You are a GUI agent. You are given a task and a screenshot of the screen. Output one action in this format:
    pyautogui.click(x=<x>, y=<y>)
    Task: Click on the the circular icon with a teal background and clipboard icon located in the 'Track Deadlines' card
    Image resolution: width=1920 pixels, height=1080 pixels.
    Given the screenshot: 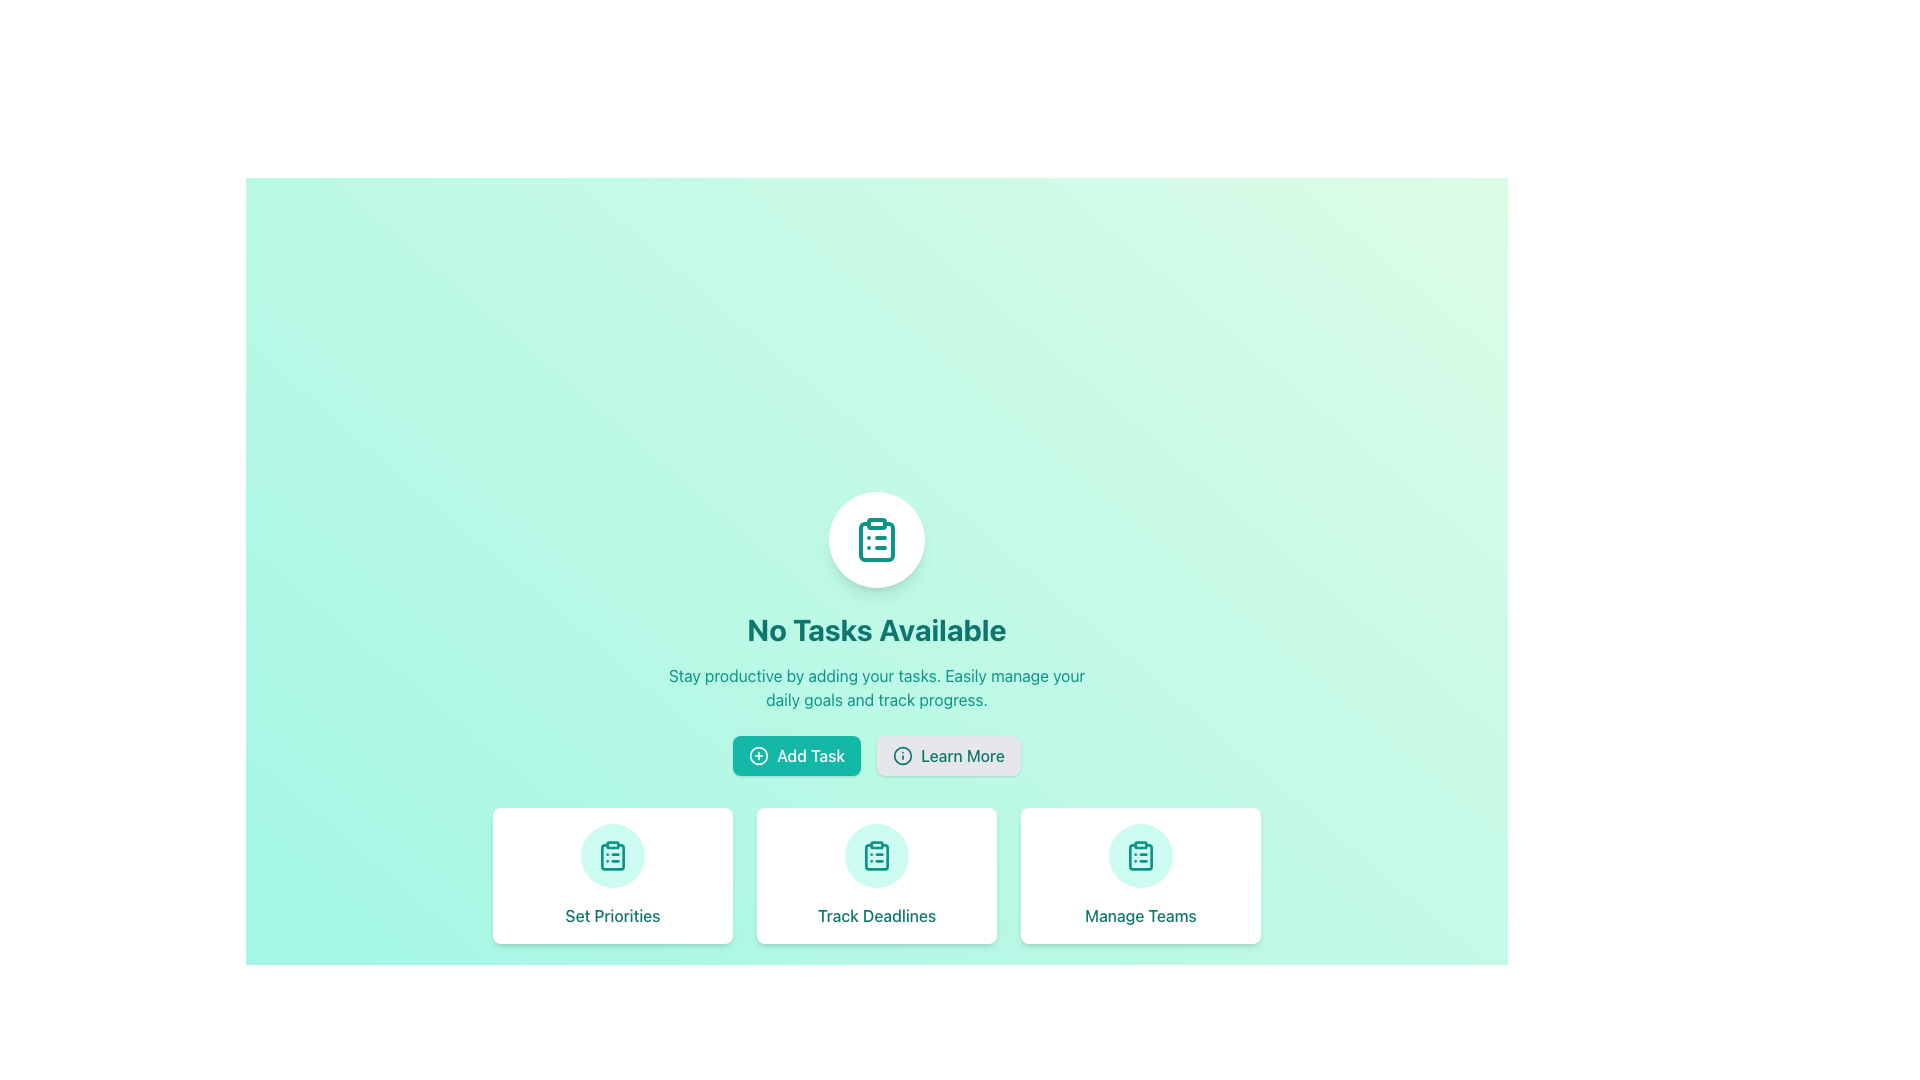 What is the action you would take?
    pyautogui.click(x=877, y=855)
    